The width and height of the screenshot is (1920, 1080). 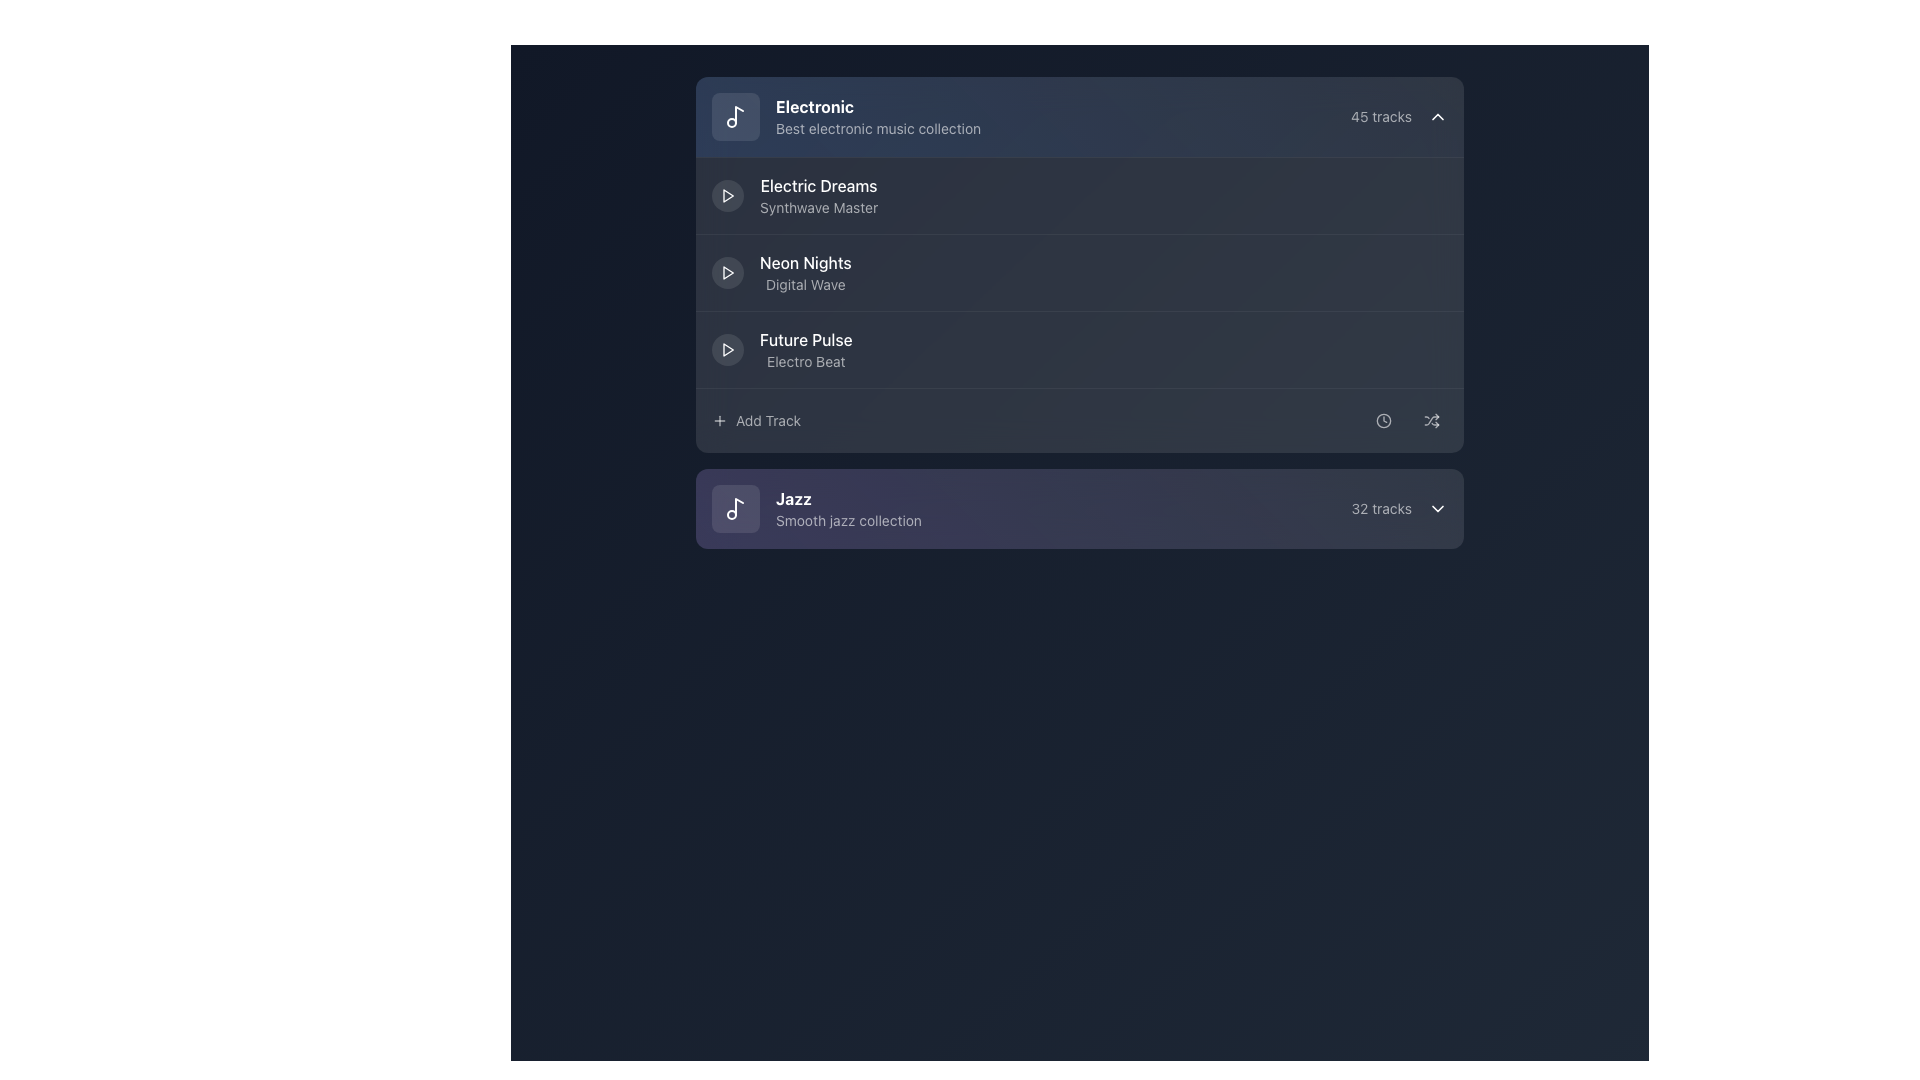 What do you see at coordinates (805, 285) in the screenshot?
I see `the text label displaying 'Digital Wave', which is a semi-transparent subtitle located beneath the 'Neon Nights' title in the Electronic section` at bounding box center [805, 285].